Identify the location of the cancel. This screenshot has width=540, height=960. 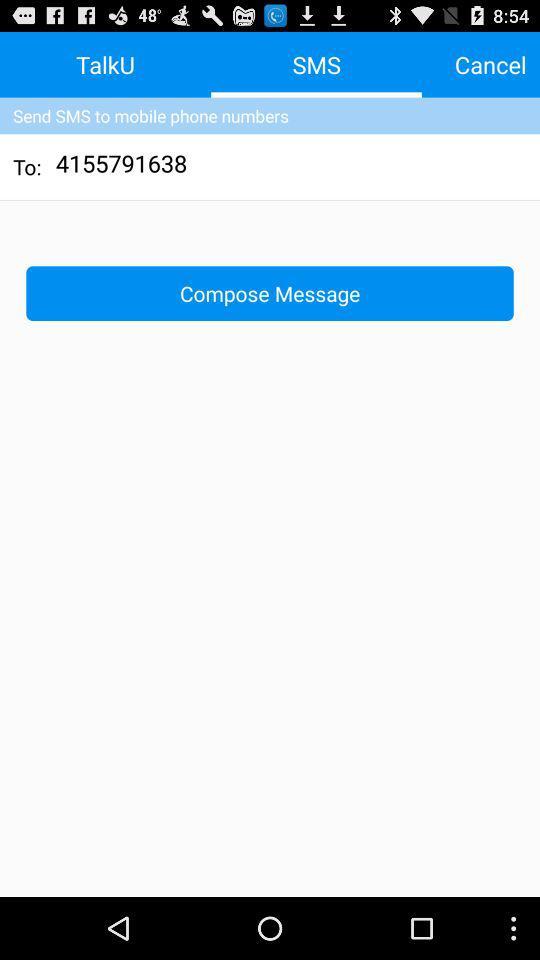
(489, 64).